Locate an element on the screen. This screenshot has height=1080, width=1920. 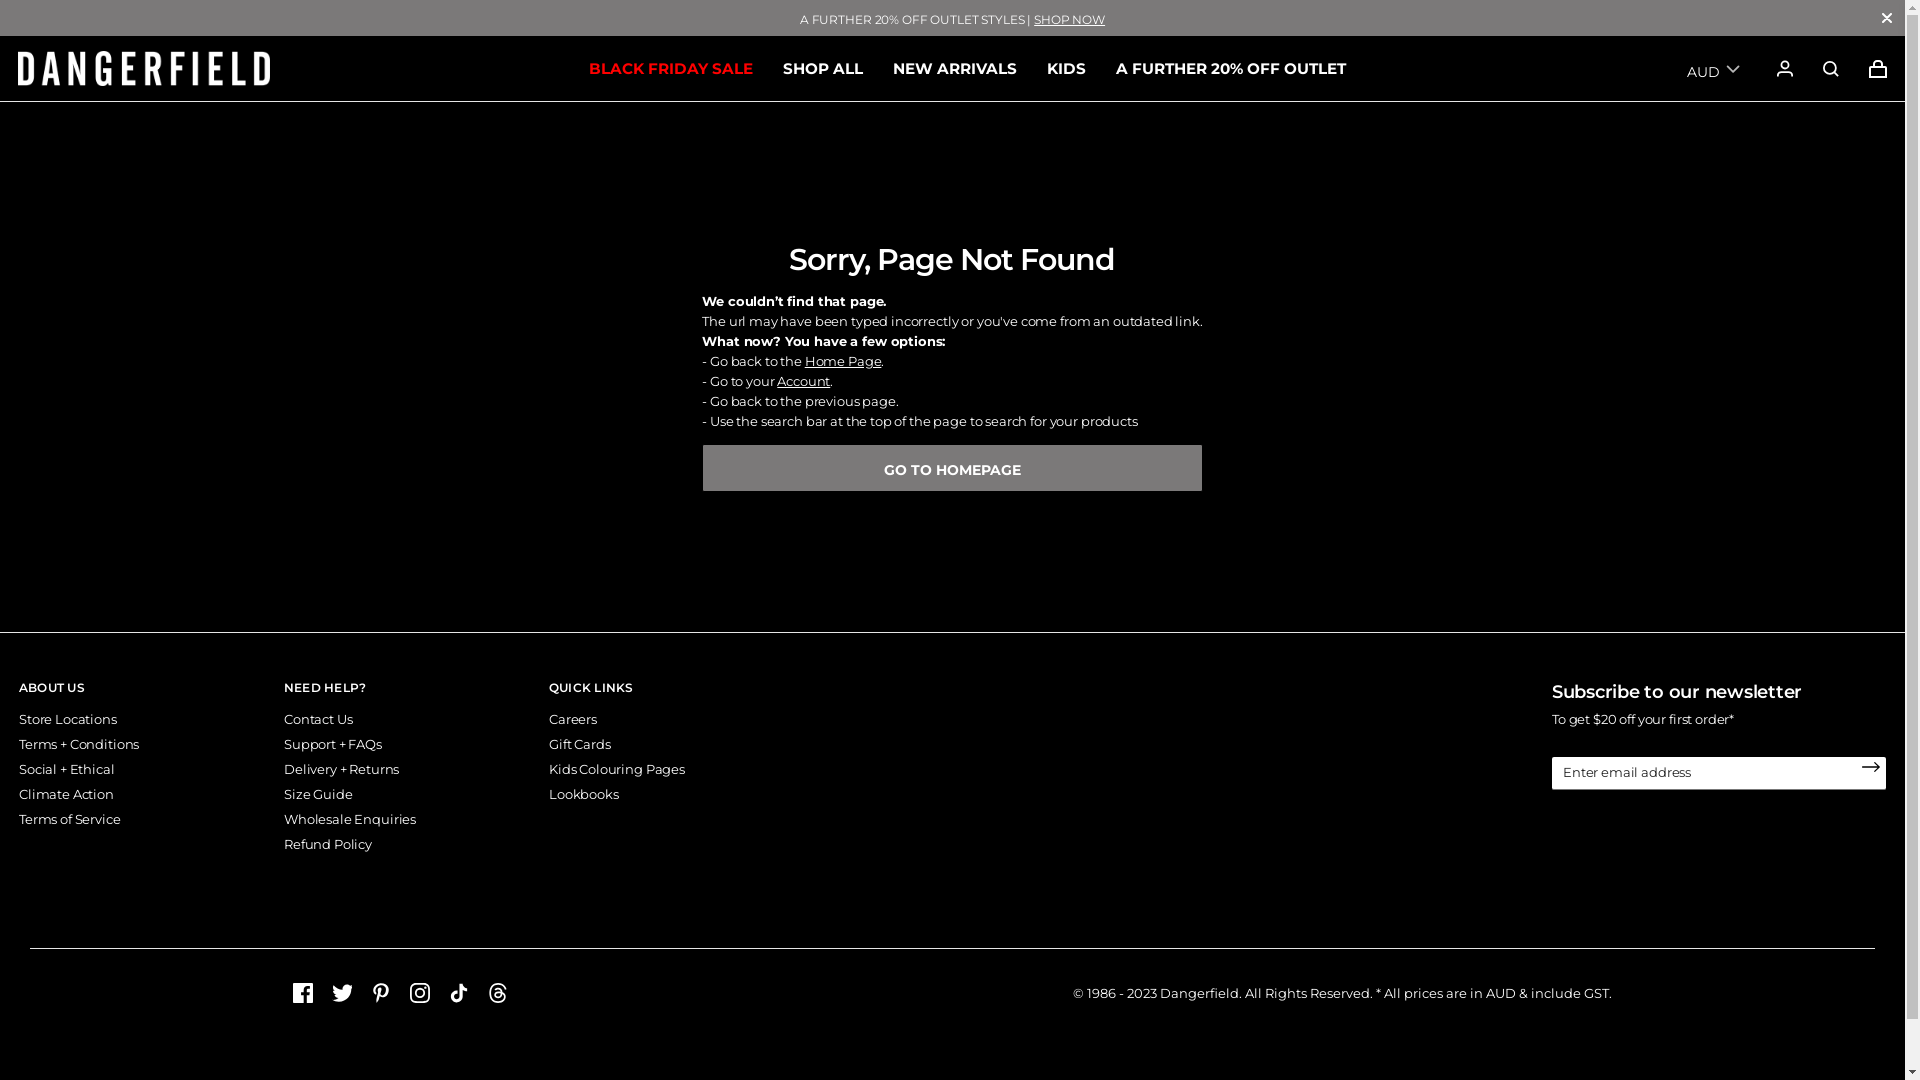
'Size Guide' is located at coordinates (317, 793).